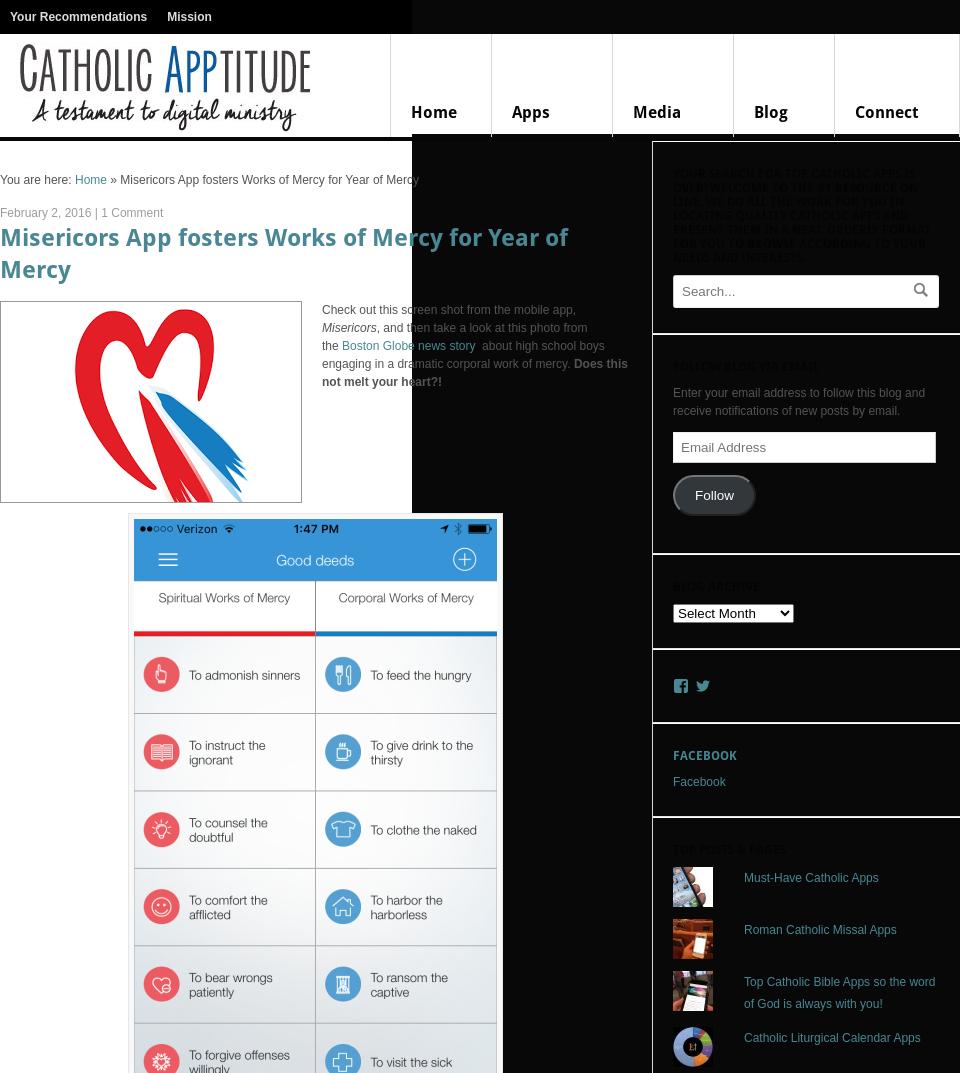  I want to click on 'Catholic Liturgical Calendar Apps', so click(832, 1038).